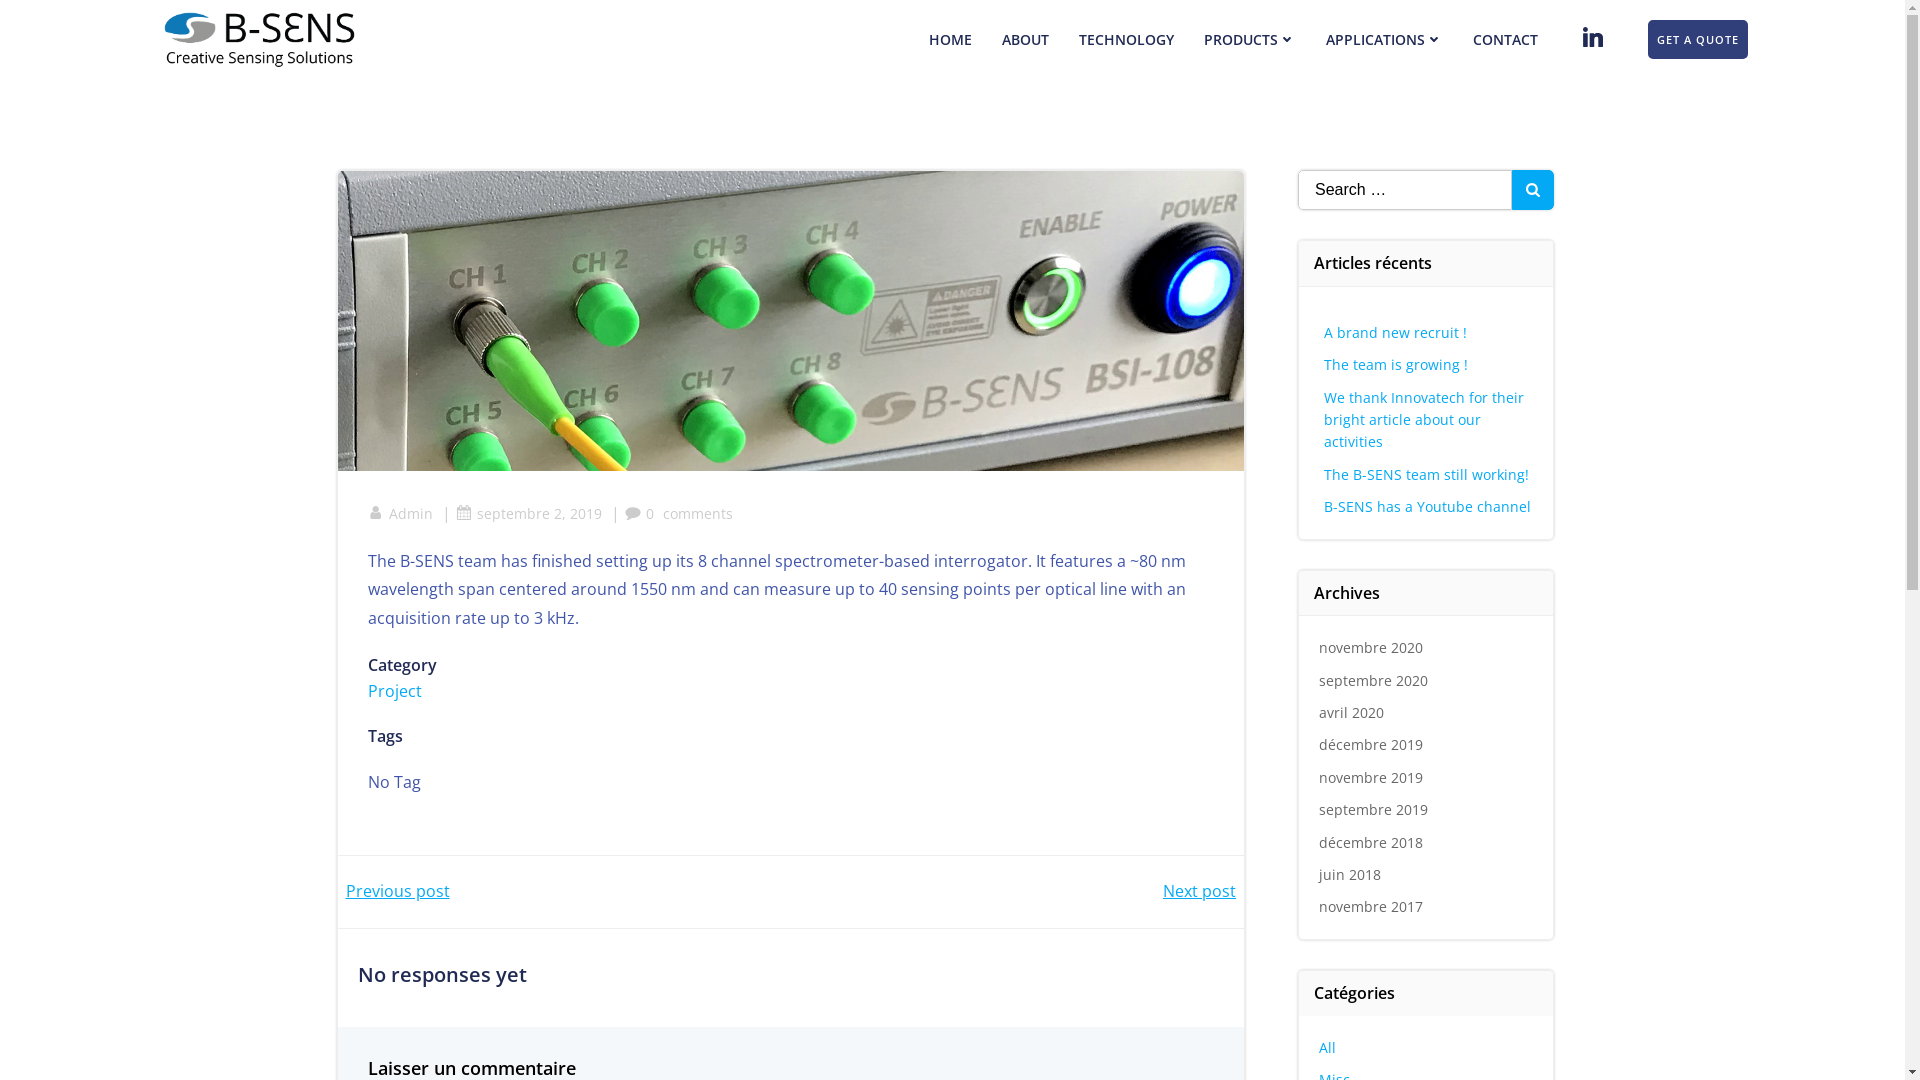 This screenshot has width=1920, height=1080. What do you see at coordinates (1473, 39) in the screenshot?
I see `'CONTACT'` at bounding box center [1473, 39].